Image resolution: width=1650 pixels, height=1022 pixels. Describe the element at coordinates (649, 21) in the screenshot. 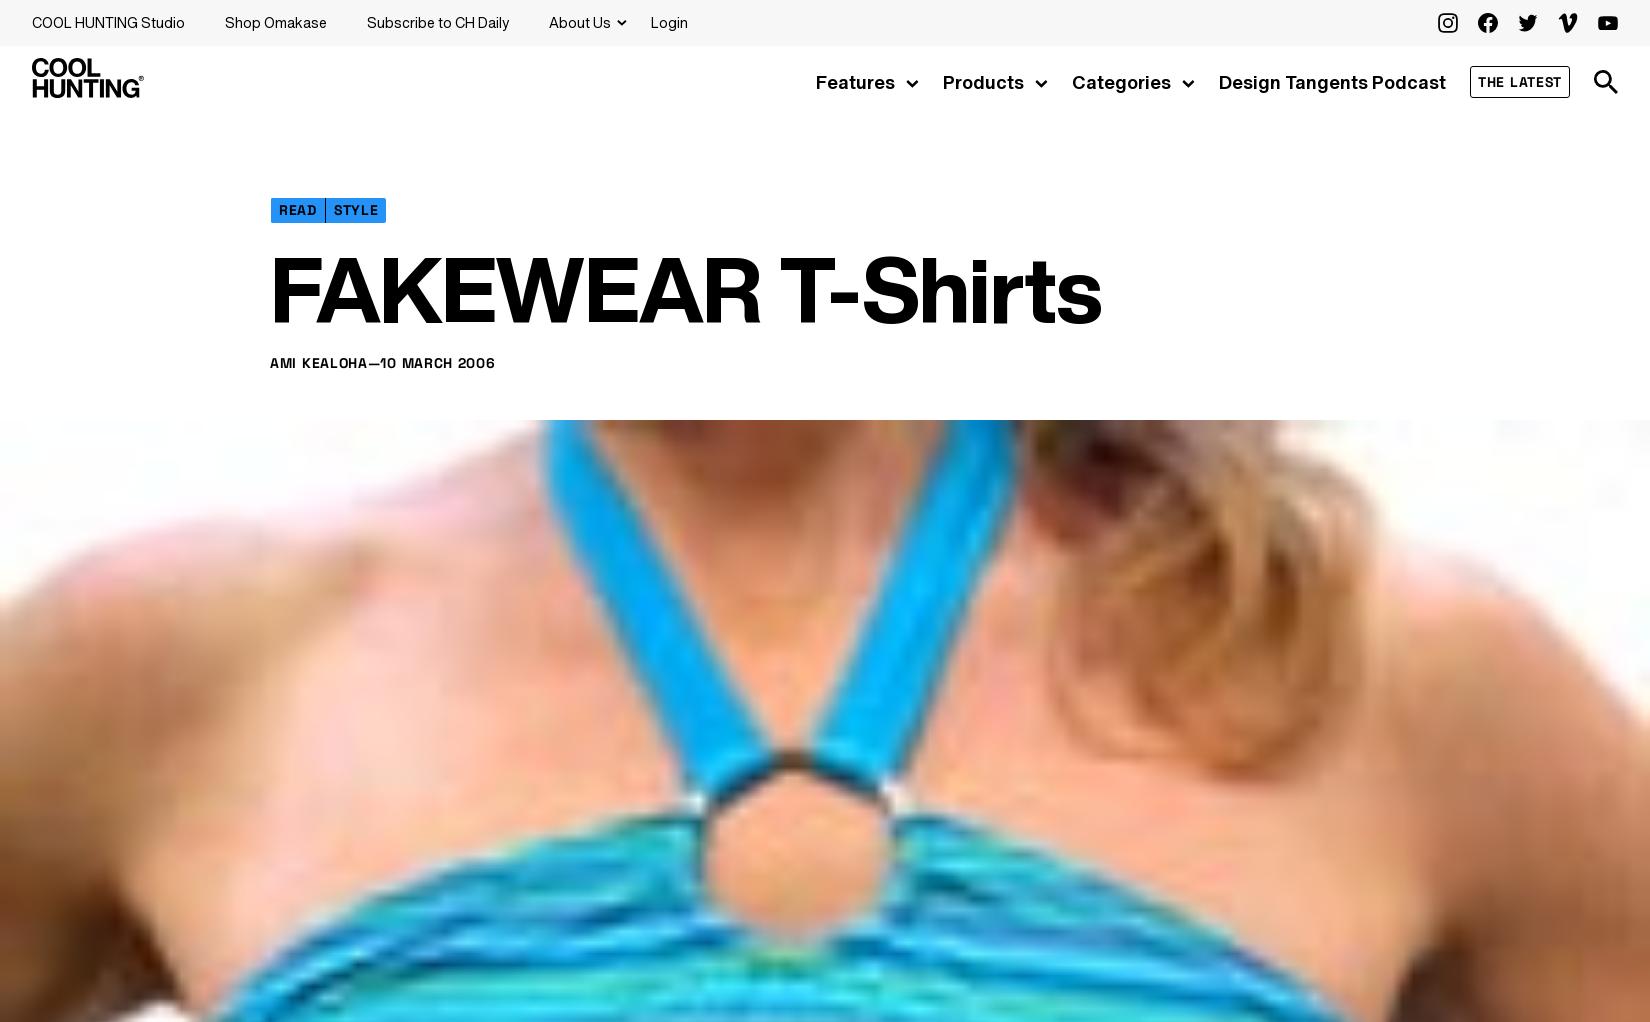

I see `'Login'` at that location.